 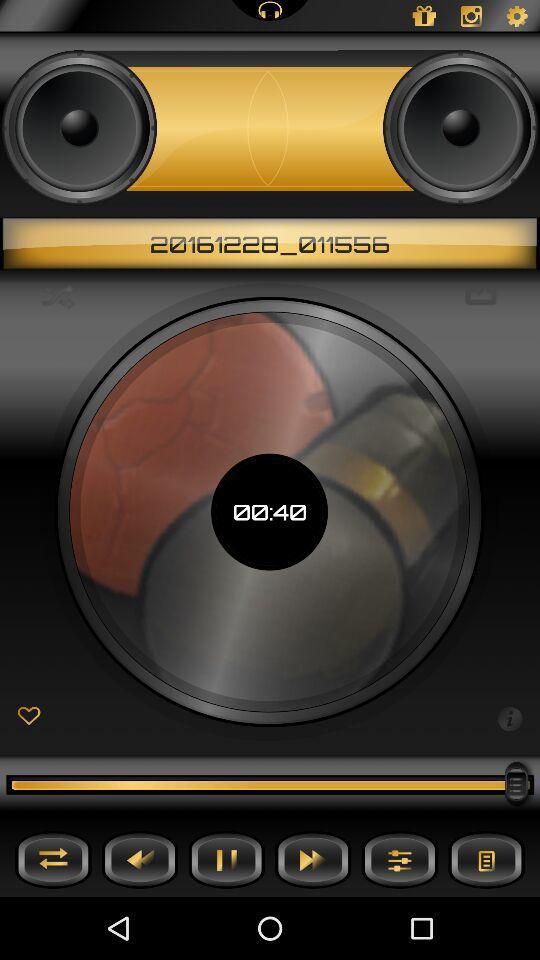 I want to click on icon to the right of the 00:40 icon, so click(x=480, y=295).